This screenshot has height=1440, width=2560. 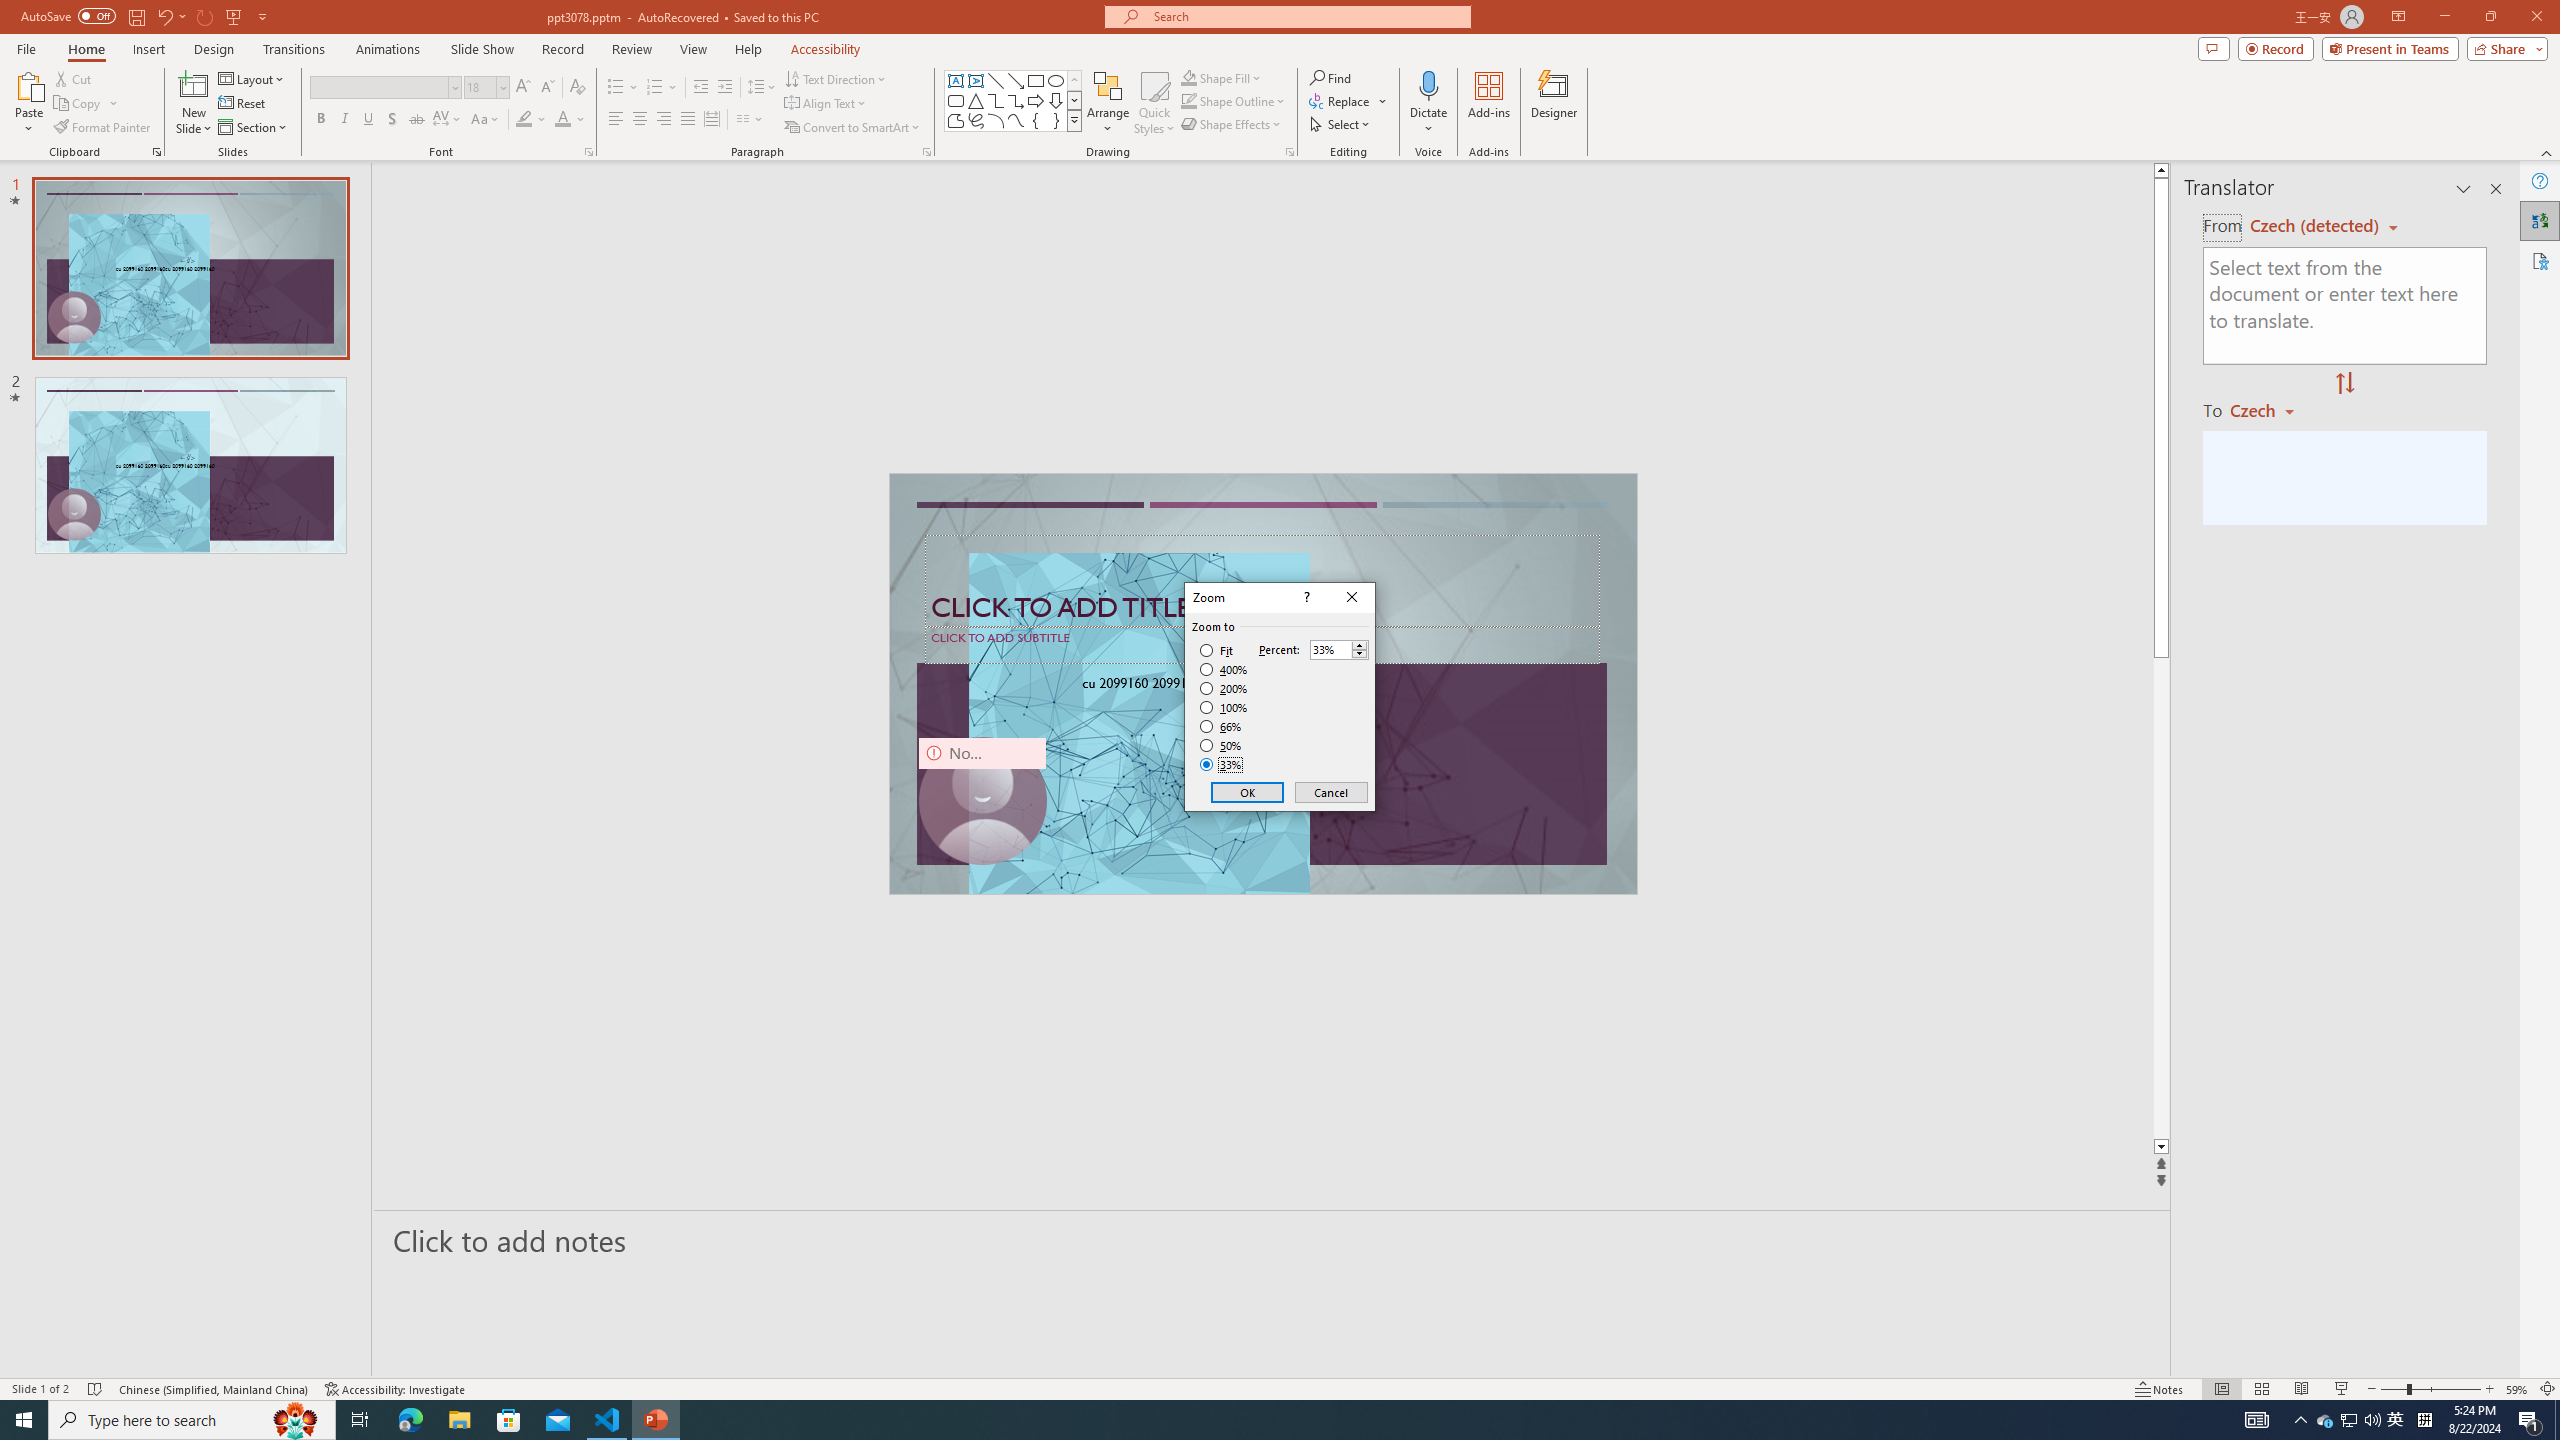 I want to click on '33%', so click(x=1222, y=765).